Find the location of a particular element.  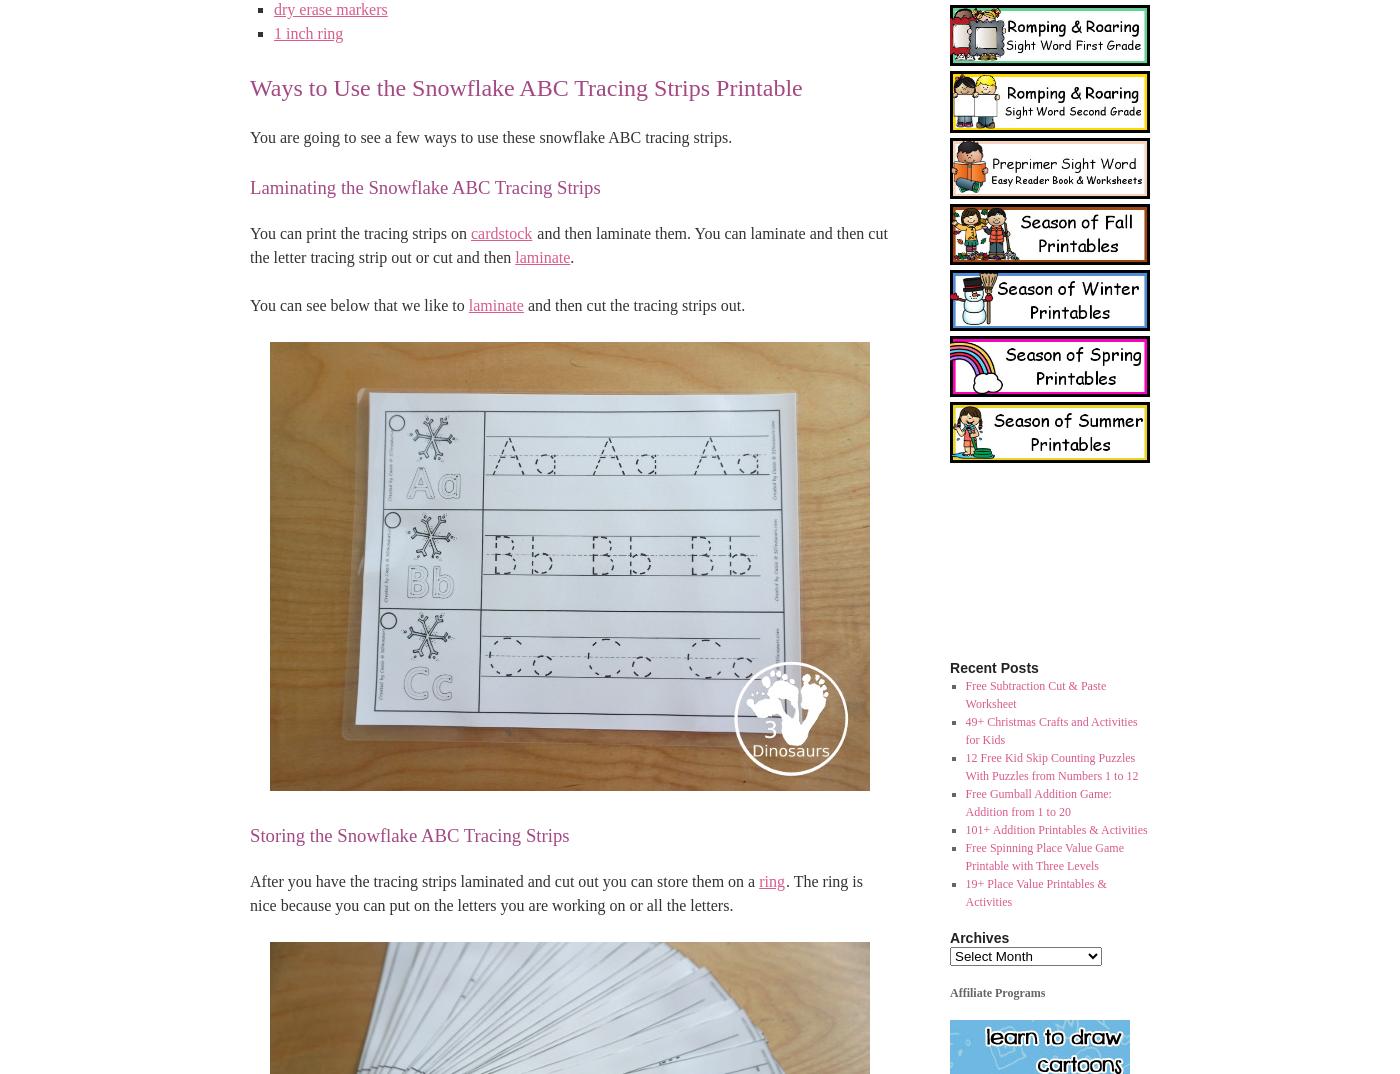

'19+ Place Value Printables & Activities' is located at coordinates (1035, 892).